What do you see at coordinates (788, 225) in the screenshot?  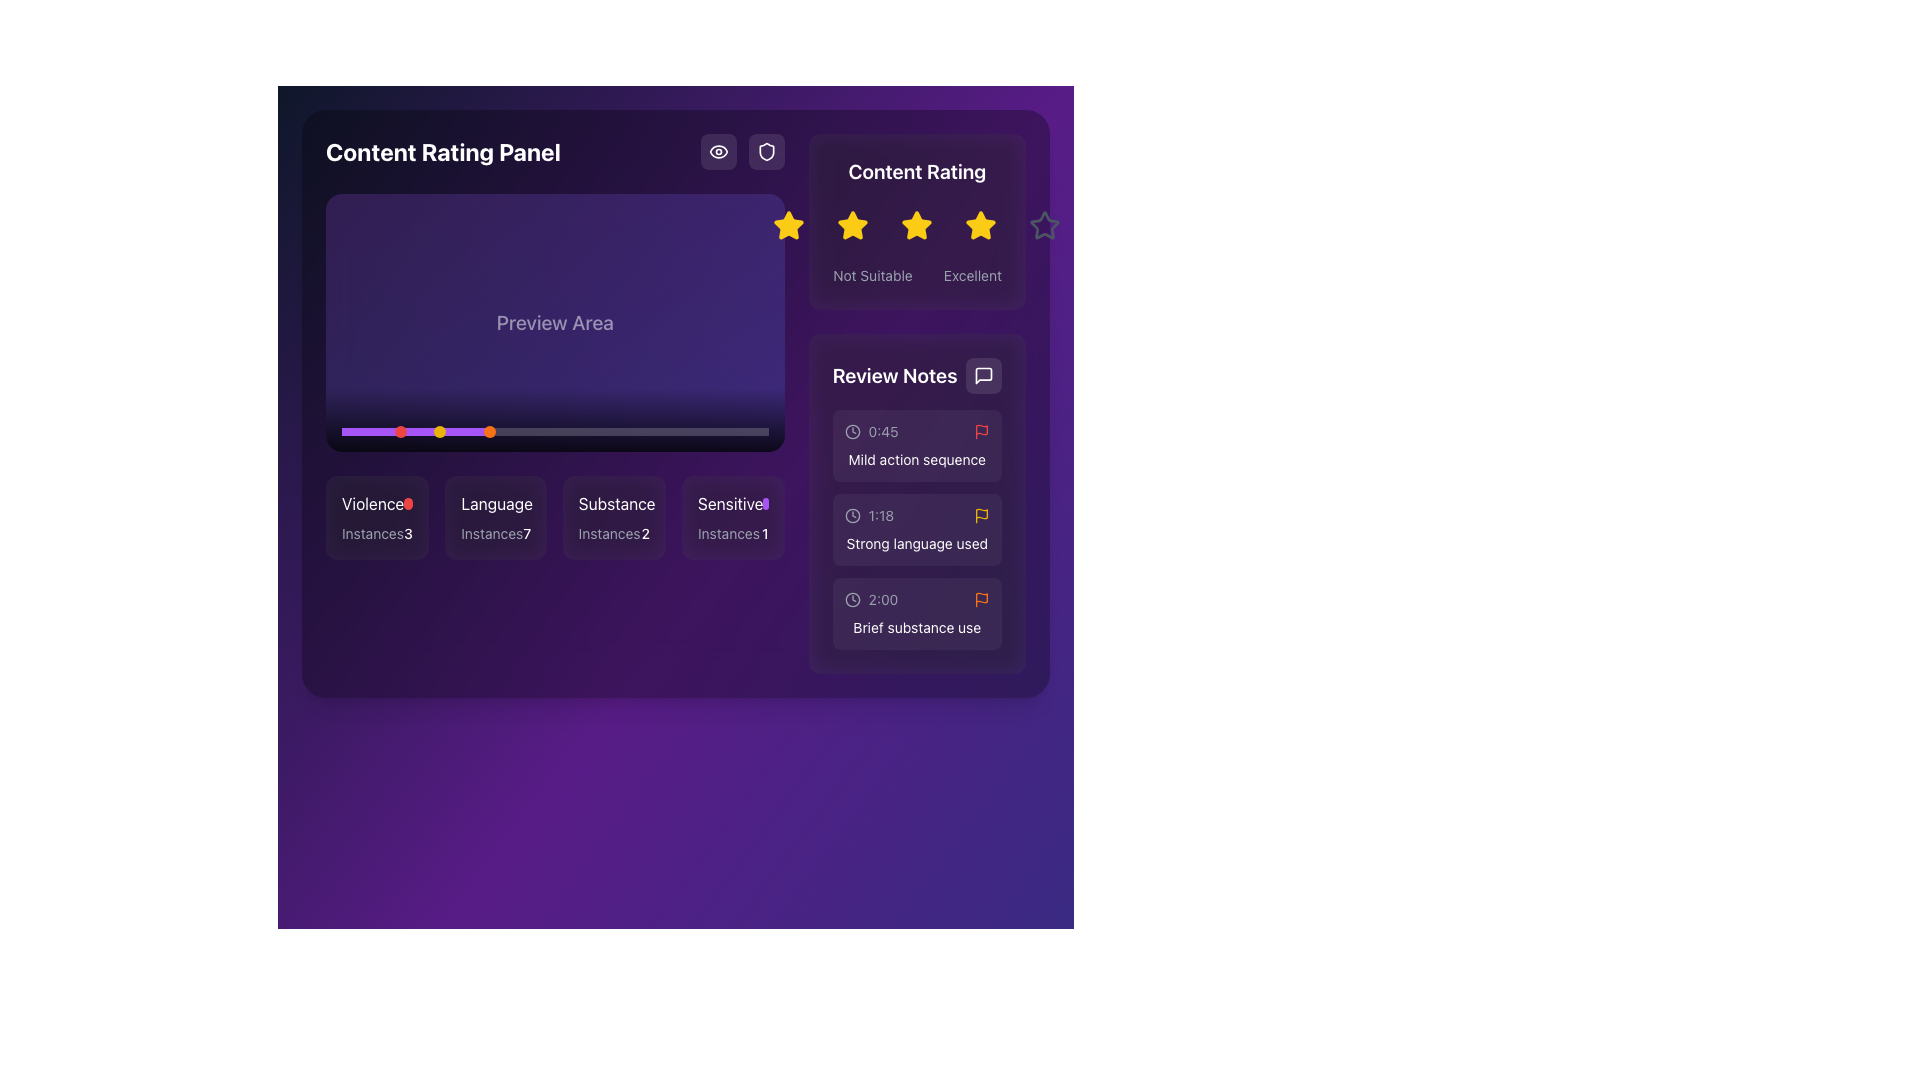 I see `the first yellow star icon` at bounding box center [788, 225].